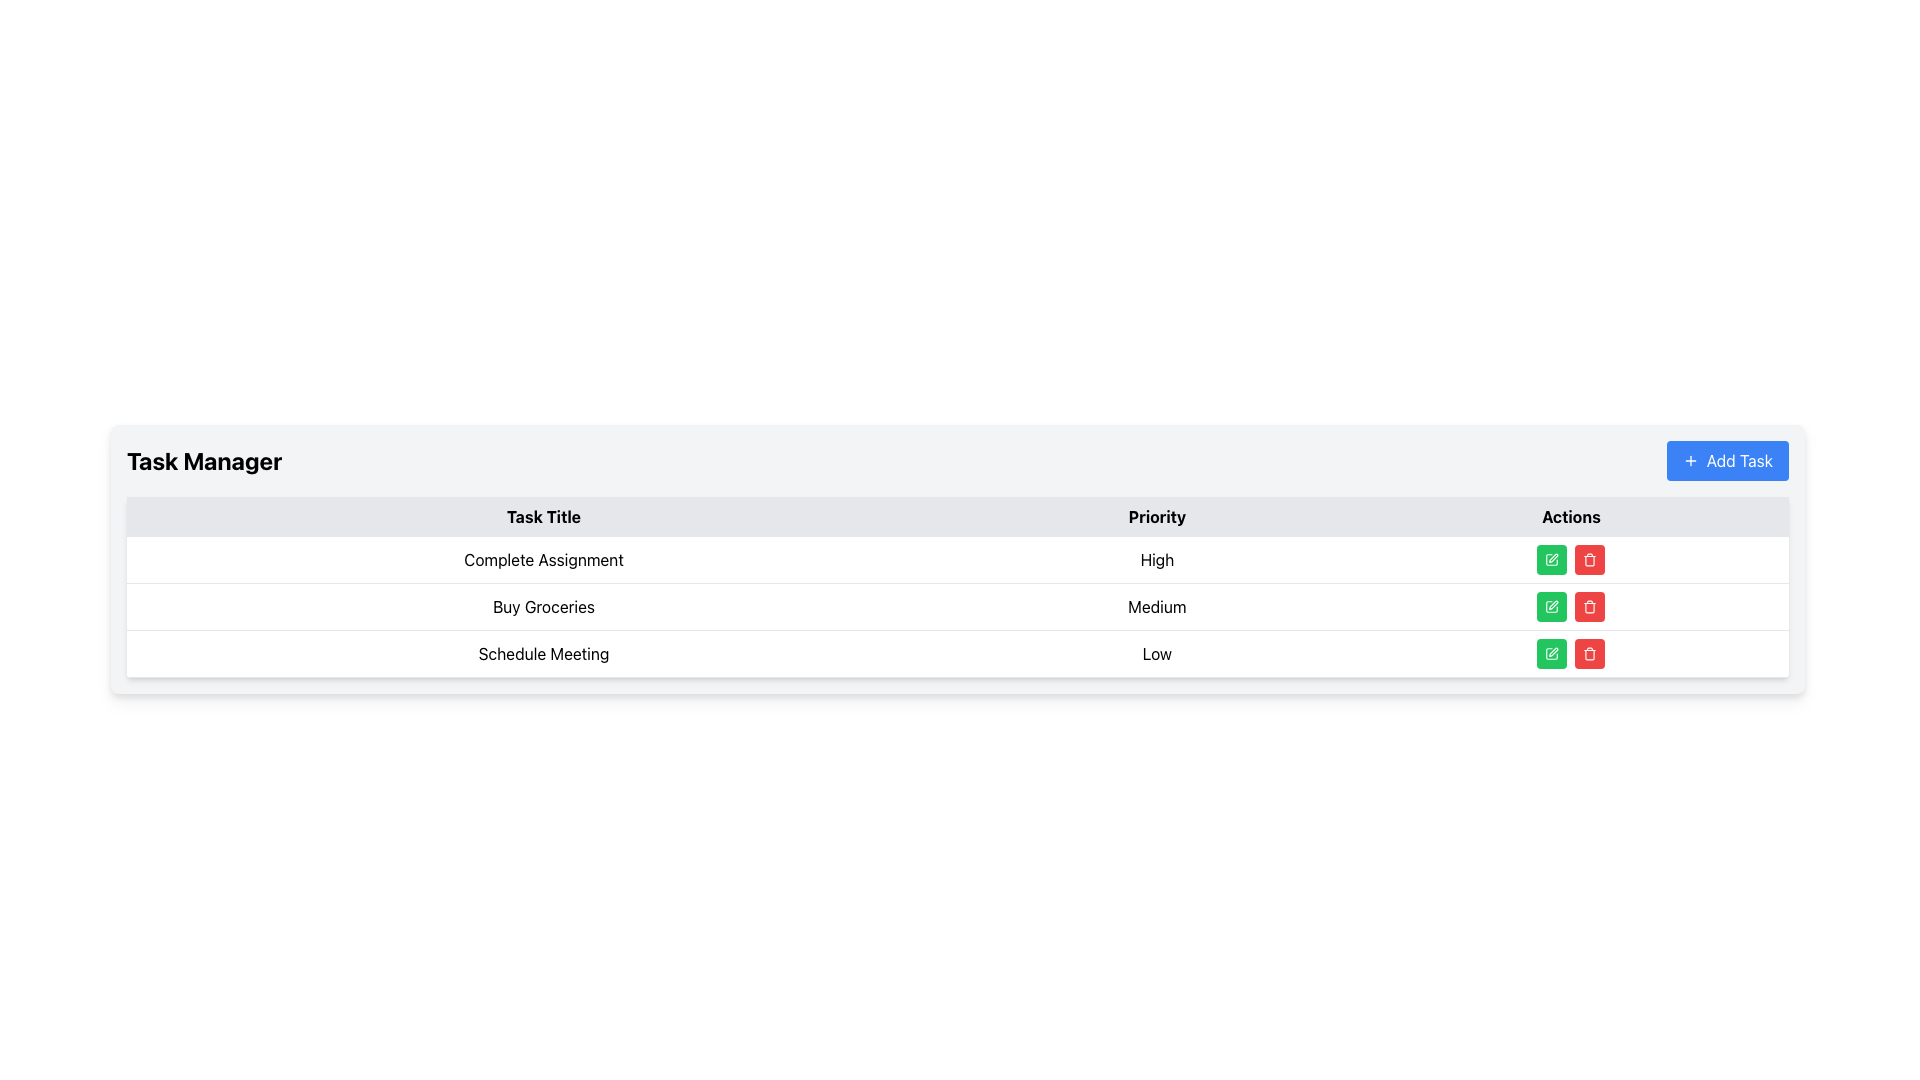  What do you see at coordinates (1589, 559) in the screenshot?
I see `the delete button in the 'Actions' column of the last row, which is associated with the 'Schedule Meeting' task` at bounding box center [1589, 559].